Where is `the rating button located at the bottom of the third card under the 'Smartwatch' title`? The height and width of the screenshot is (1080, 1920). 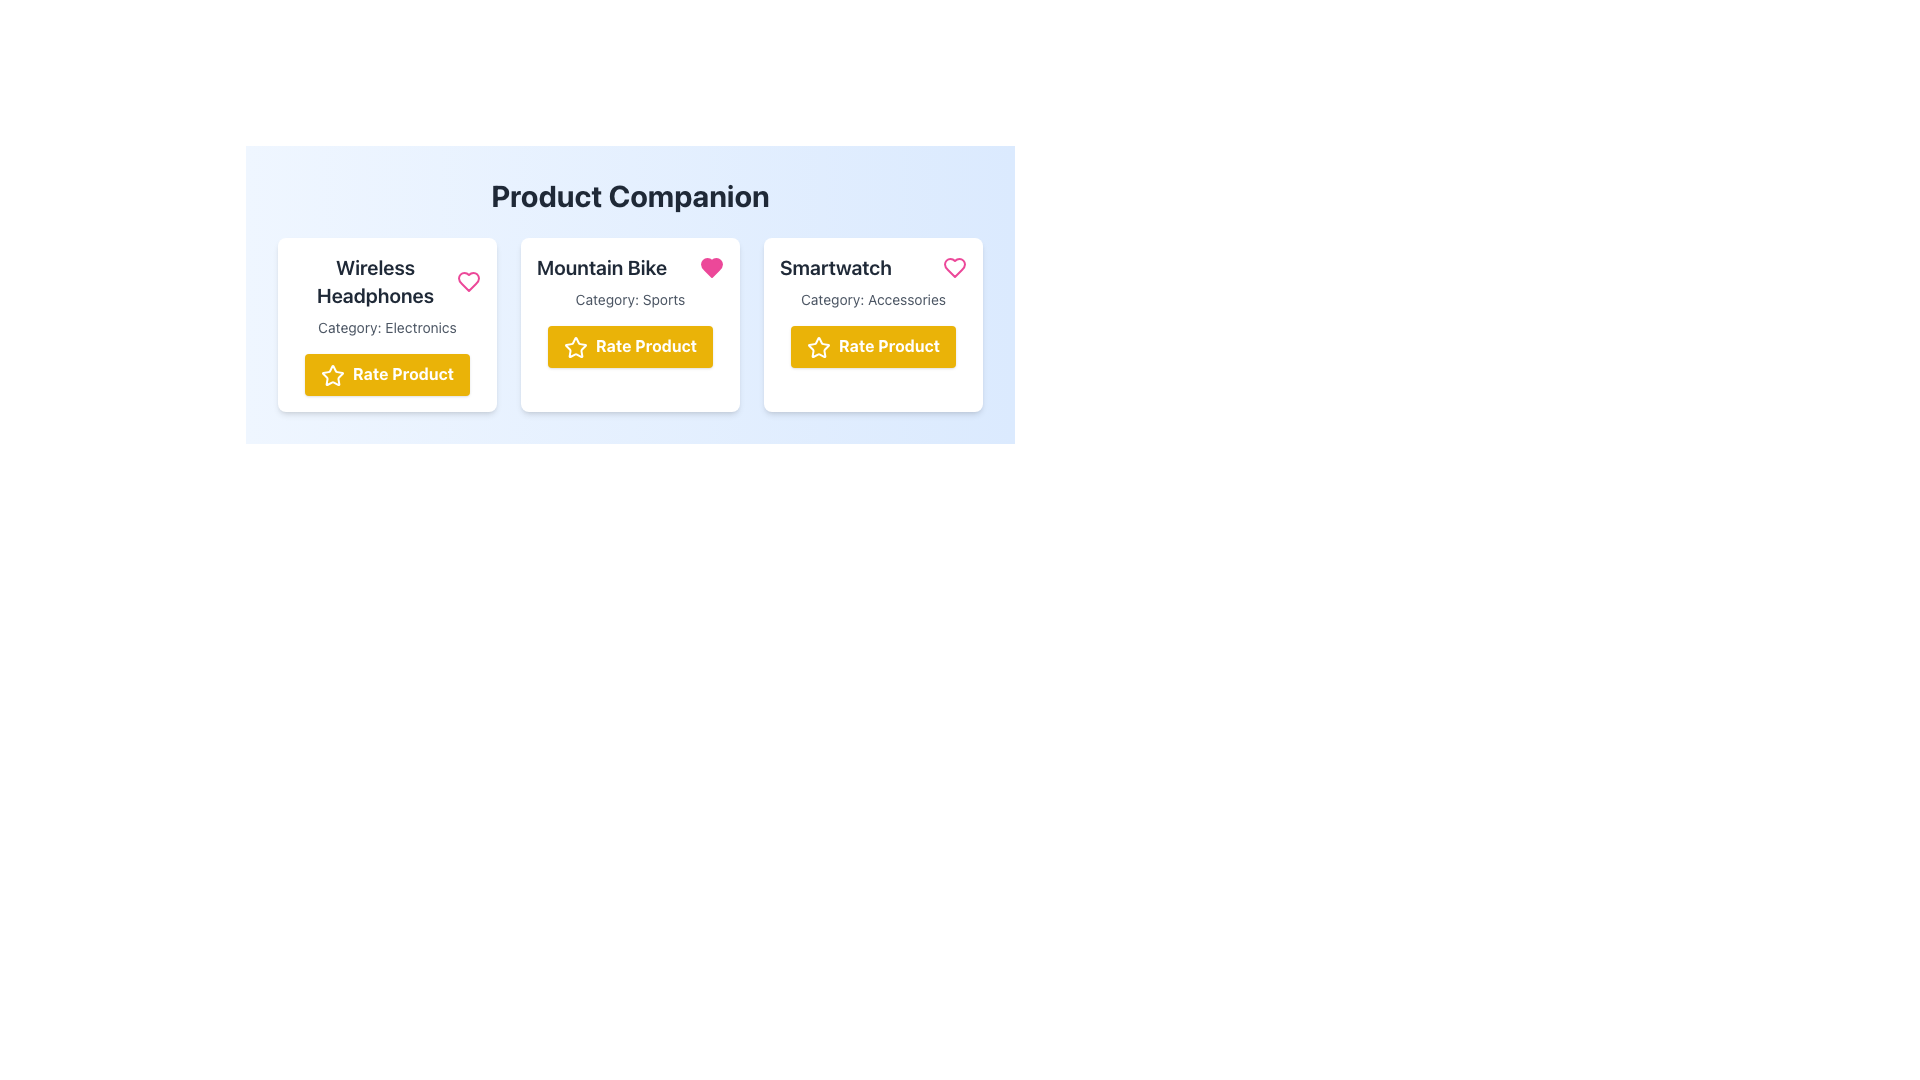
the rating button located at the bottom of the third card under the 'Smartwatch' title is located at coordinates (873, 345).